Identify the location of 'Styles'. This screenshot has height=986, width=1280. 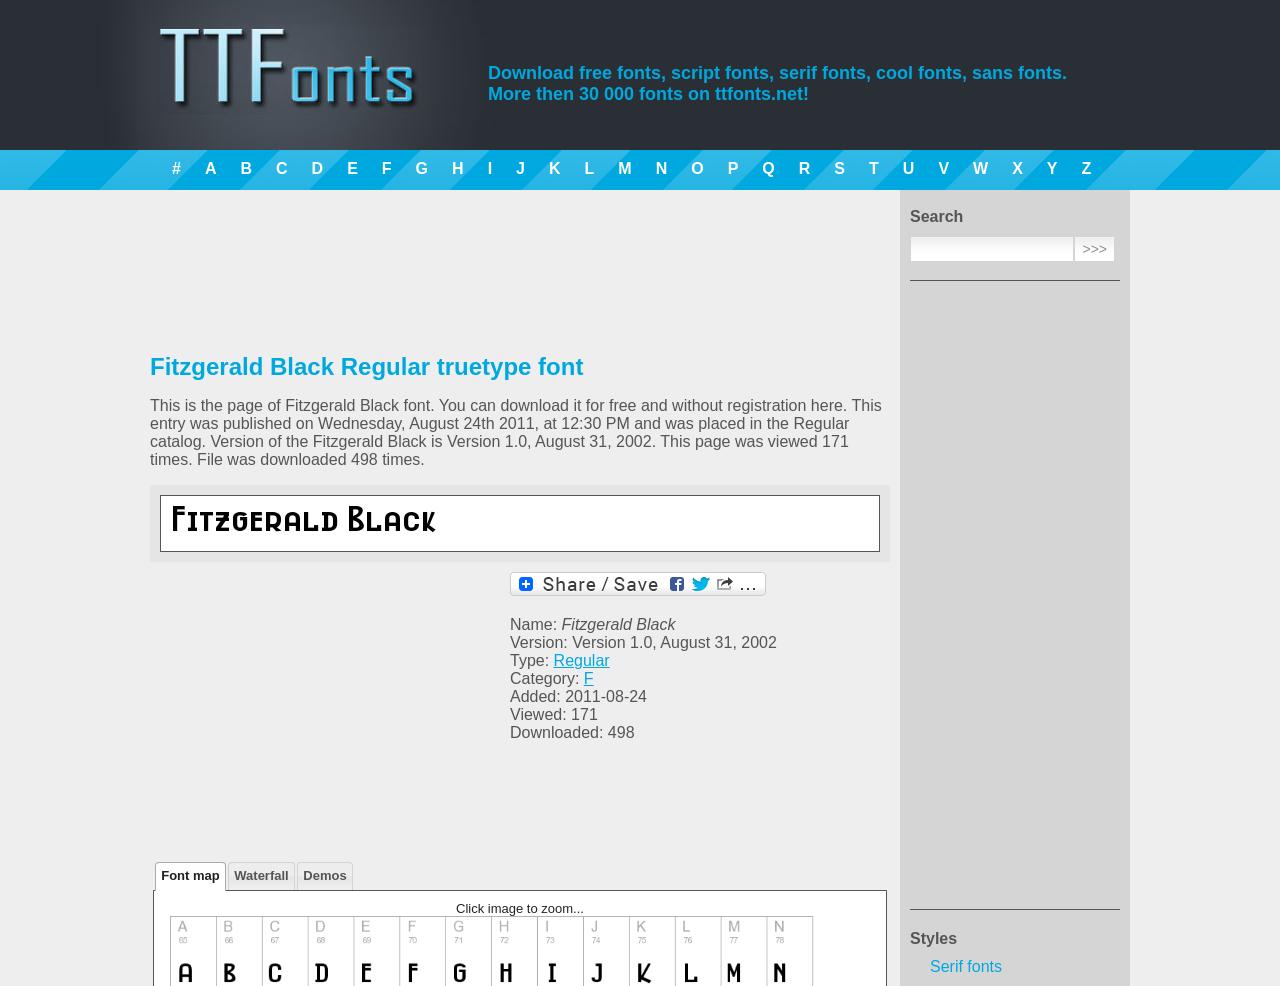
(932, 938).